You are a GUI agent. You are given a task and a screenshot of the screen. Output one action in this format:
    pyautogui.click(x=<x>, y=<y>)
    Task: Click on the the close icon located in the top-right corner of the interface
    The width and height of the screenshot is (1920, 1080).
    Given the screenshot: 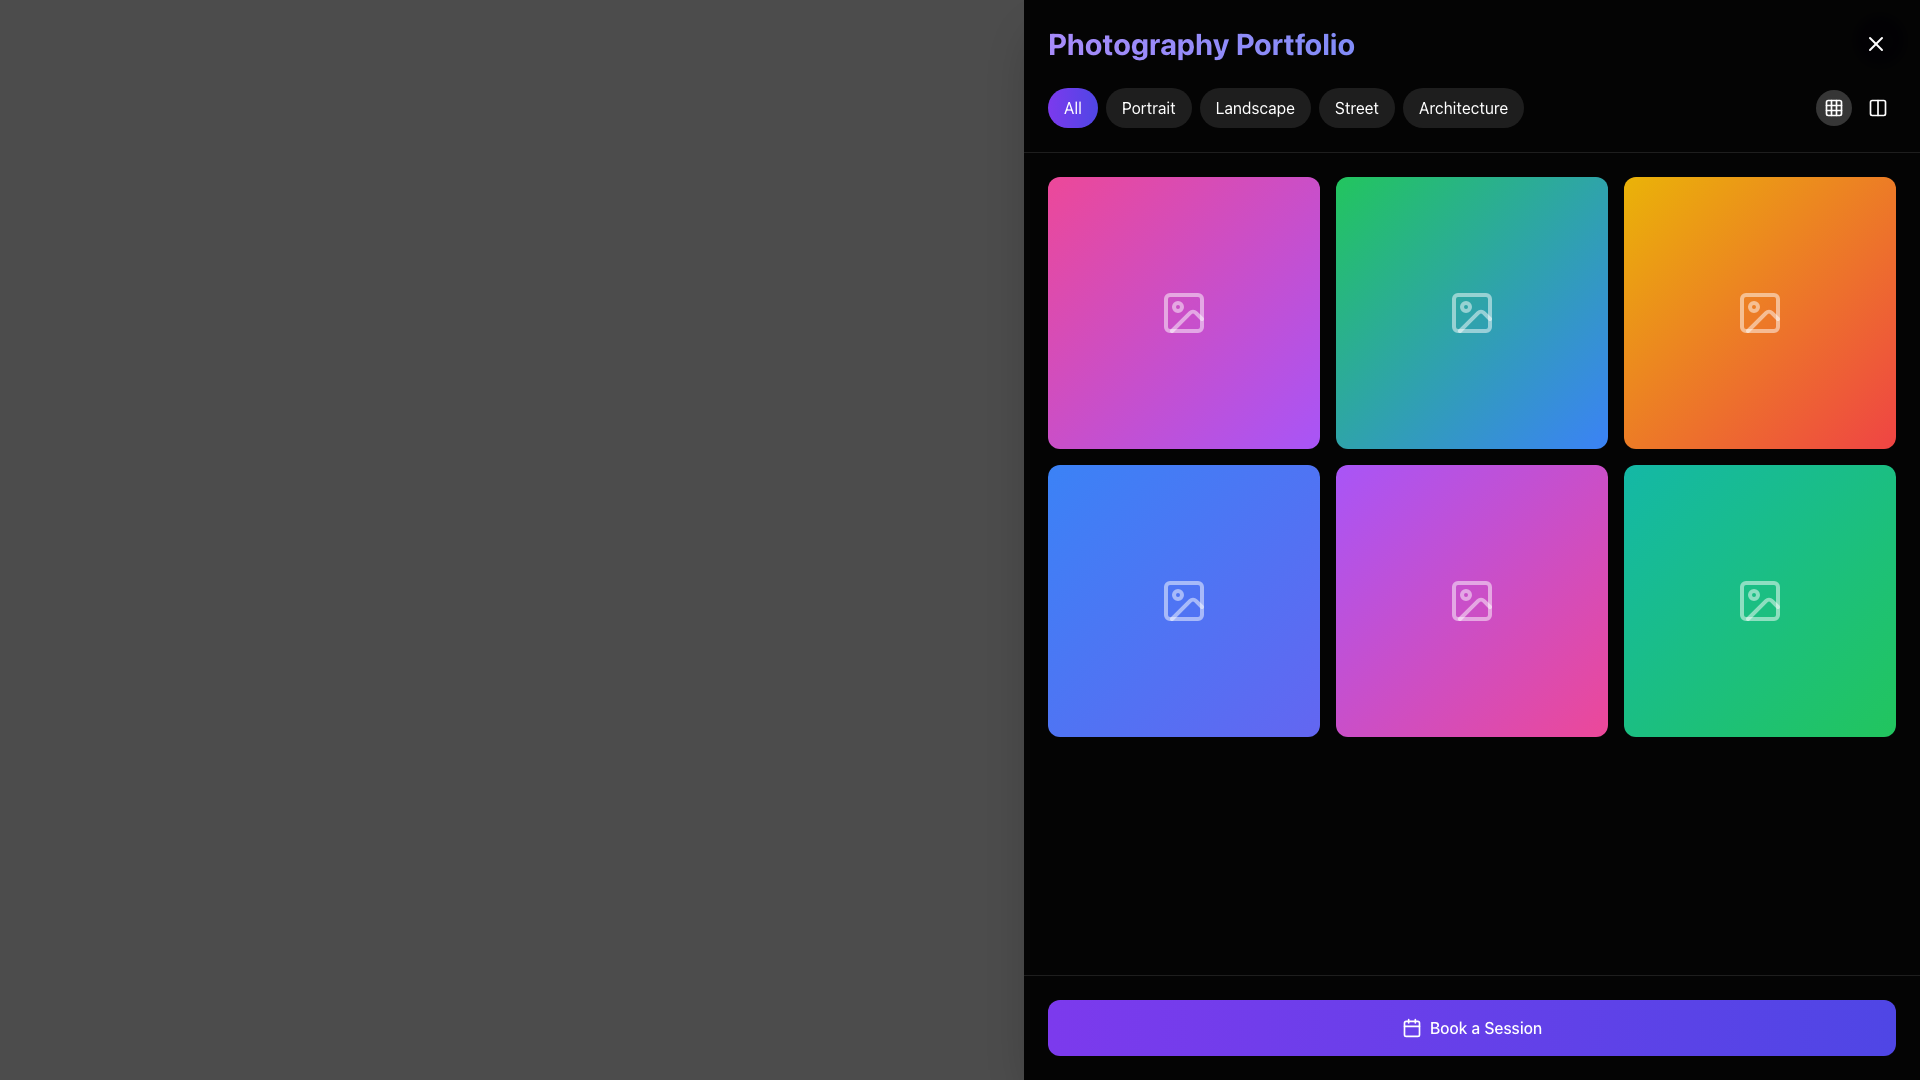 What is the action you would take?
    pyautogui.click(x=1875, y=43)
    